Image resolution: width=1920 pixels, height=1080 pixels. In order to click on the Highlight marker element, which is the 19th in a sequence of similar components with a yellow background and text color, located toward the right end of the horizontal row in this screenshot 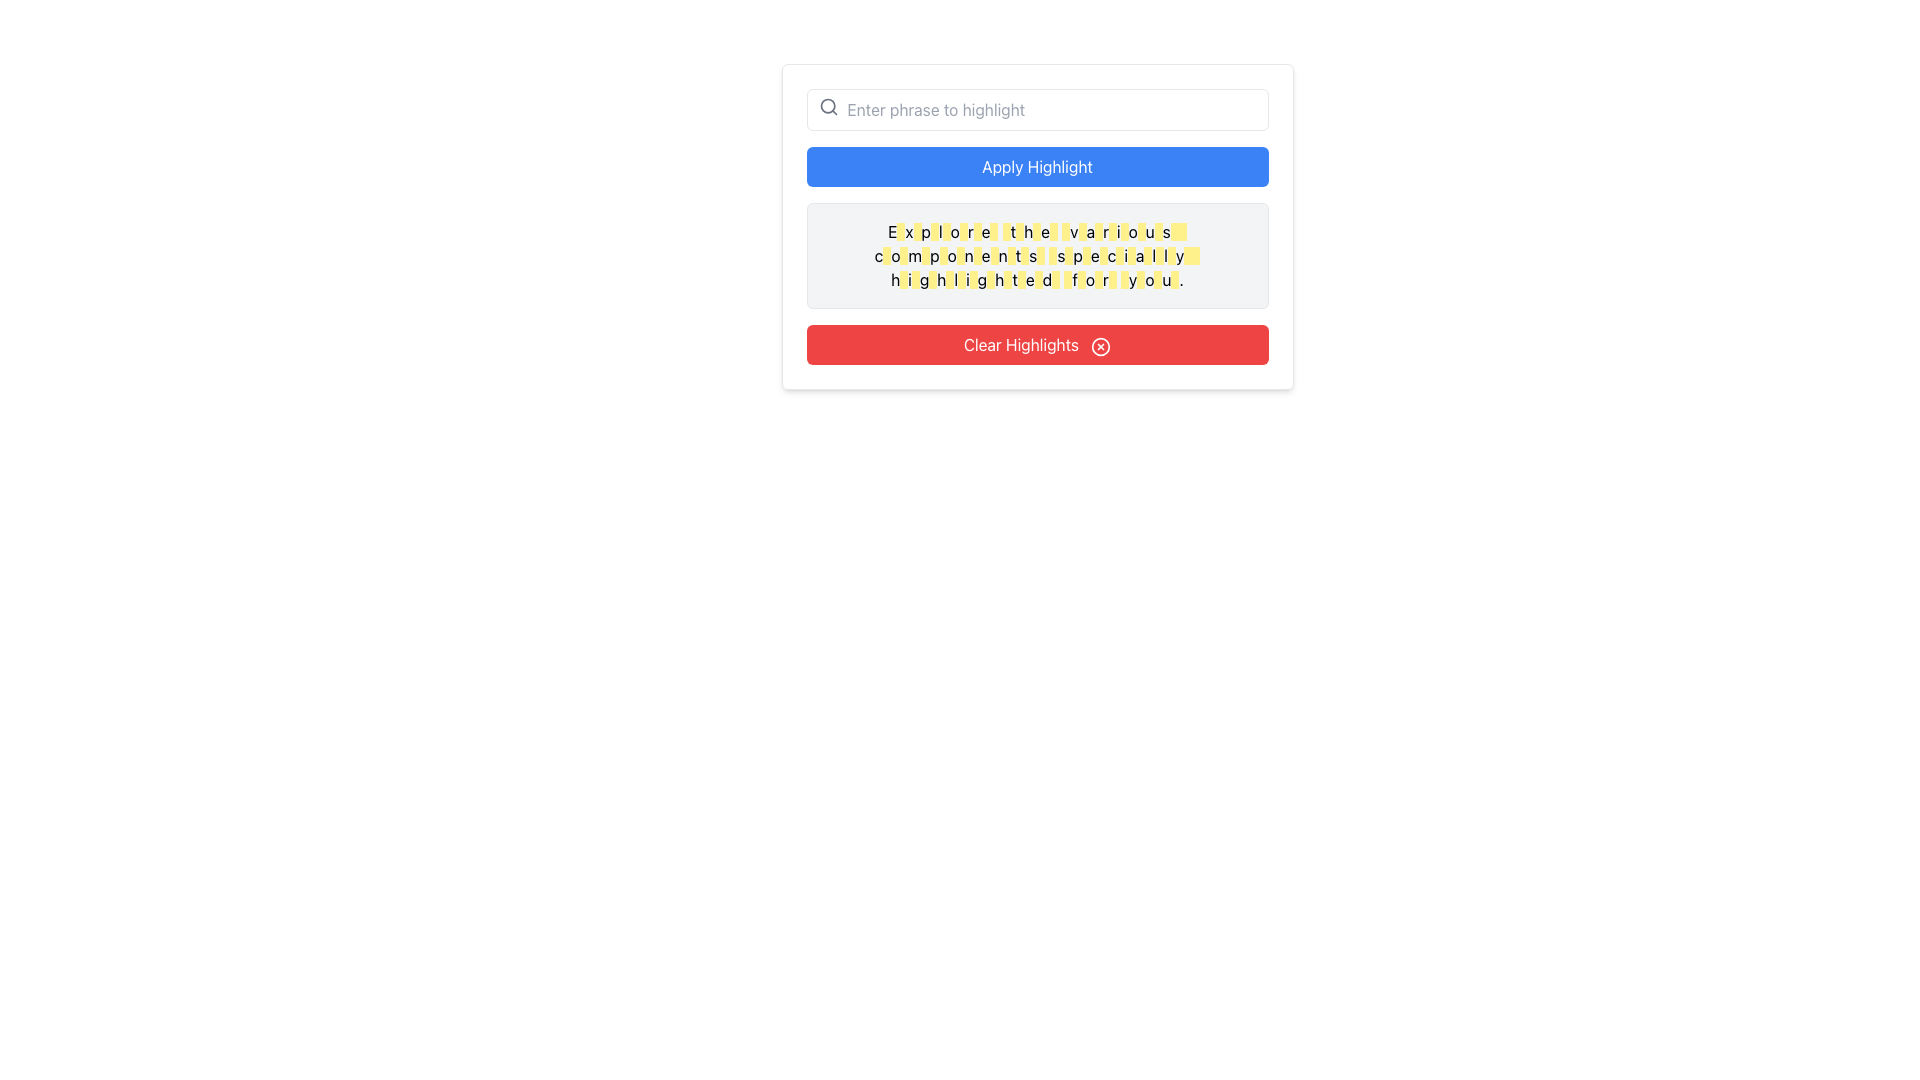, I will do `click(1174, 230)`.